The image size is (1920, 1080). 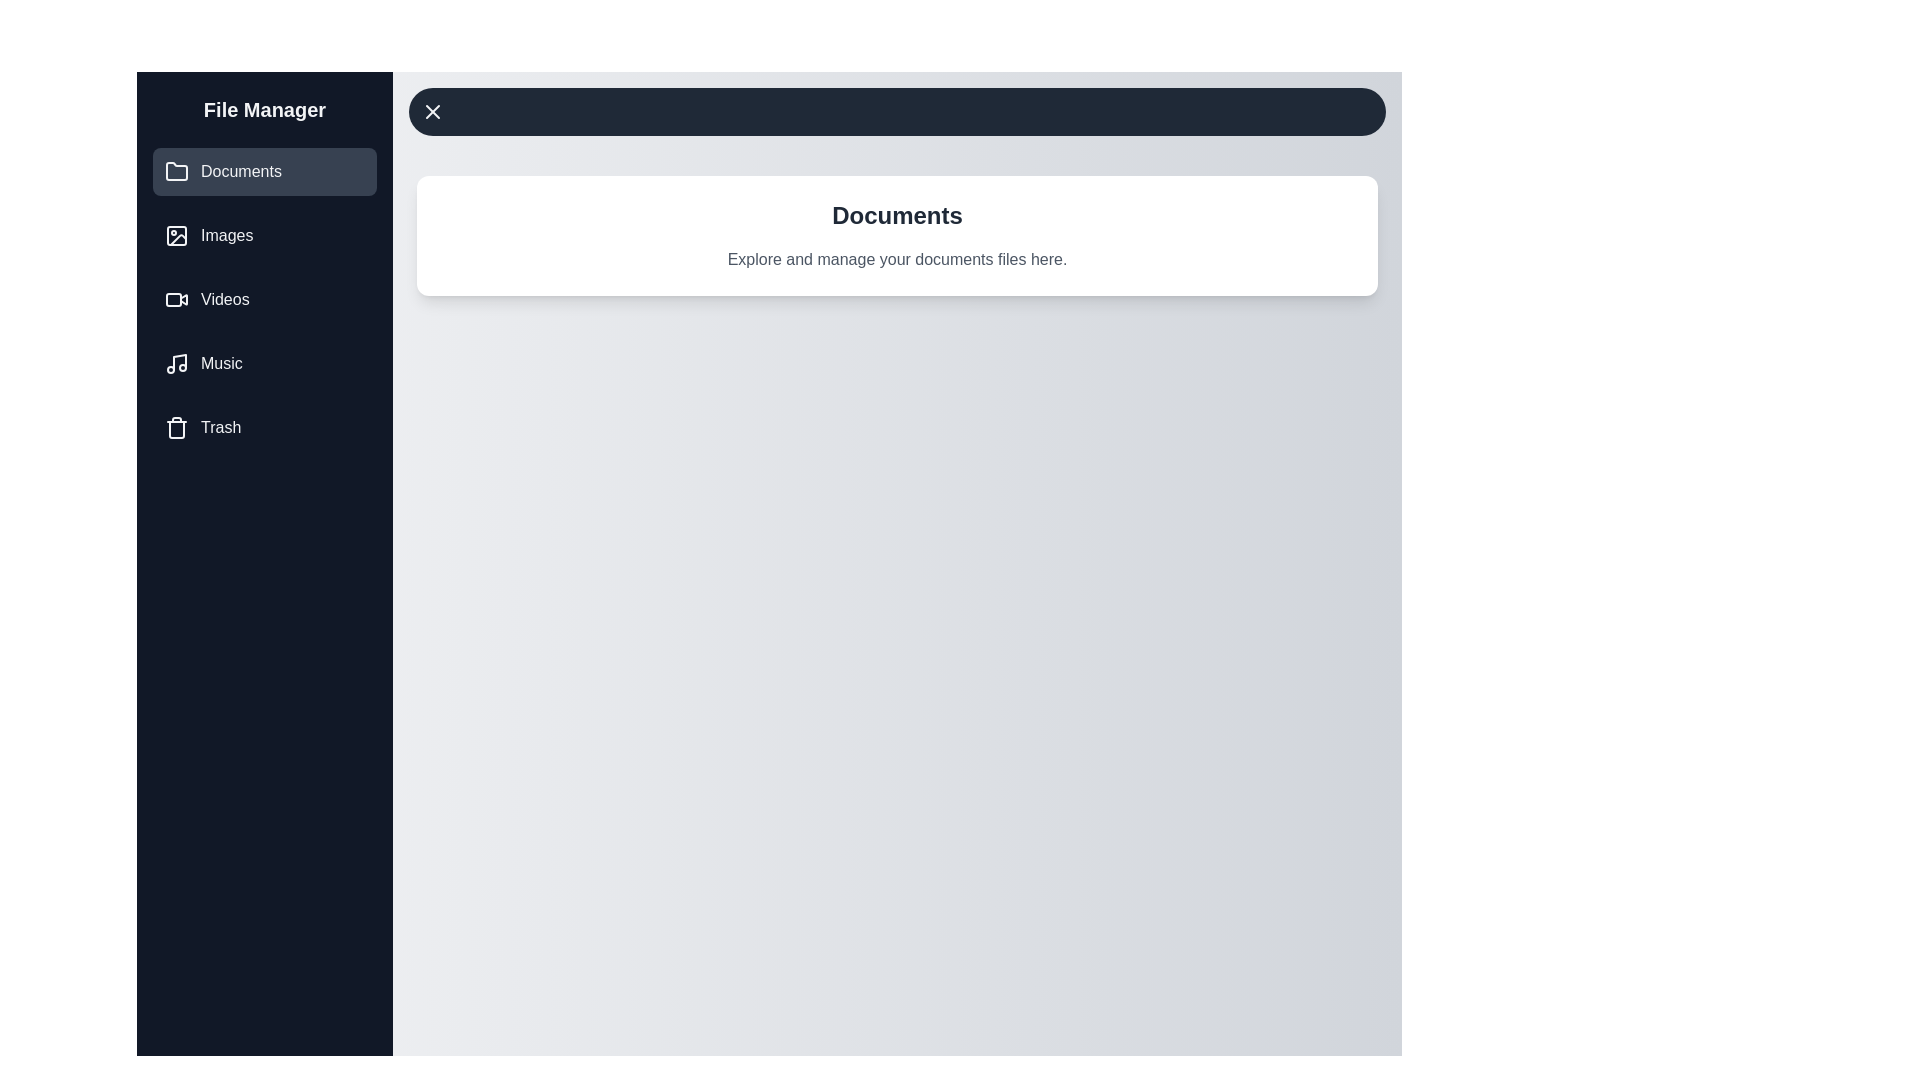 What do you see at coordinates (263, 234) in the screenshot?
I see `the category Images from the drawer` at bounding box center [263, 234].